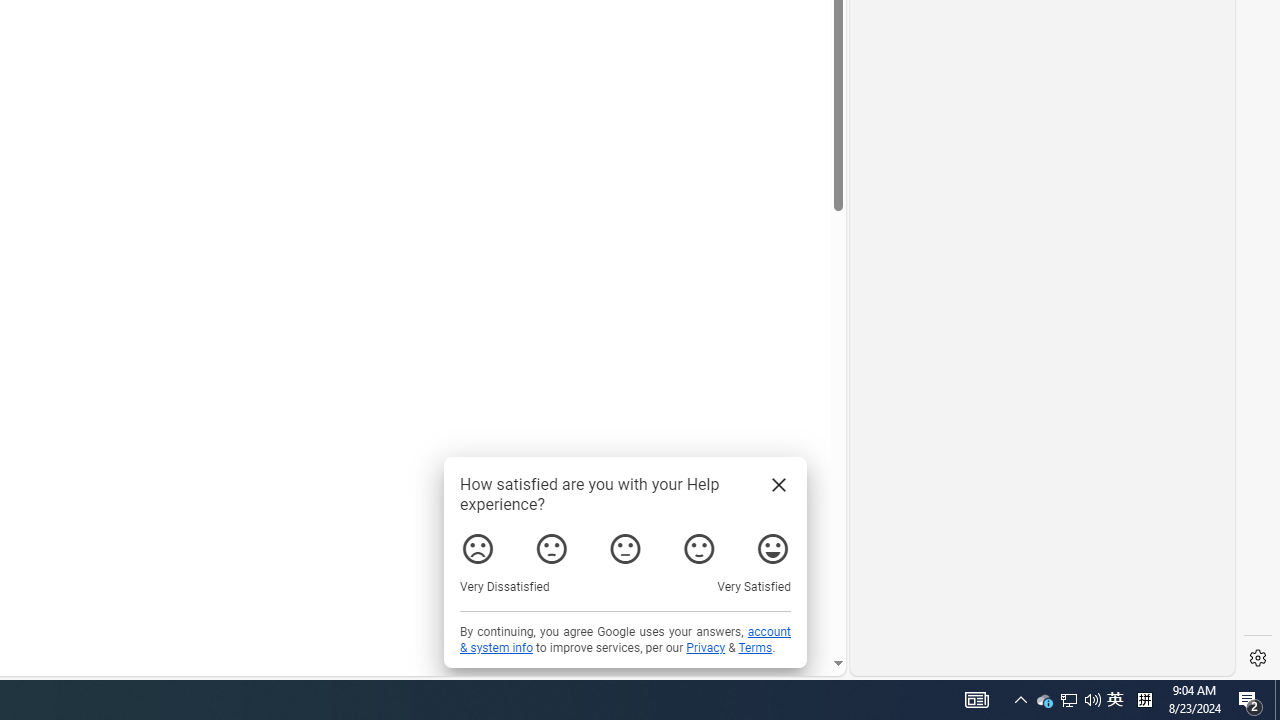 Image resolution: width=1280 pixels, height=720 pixels. I want to click on 'Smiley 1 of 5. Very dissatisfied Very Dissatisfied', so click(477, 549).